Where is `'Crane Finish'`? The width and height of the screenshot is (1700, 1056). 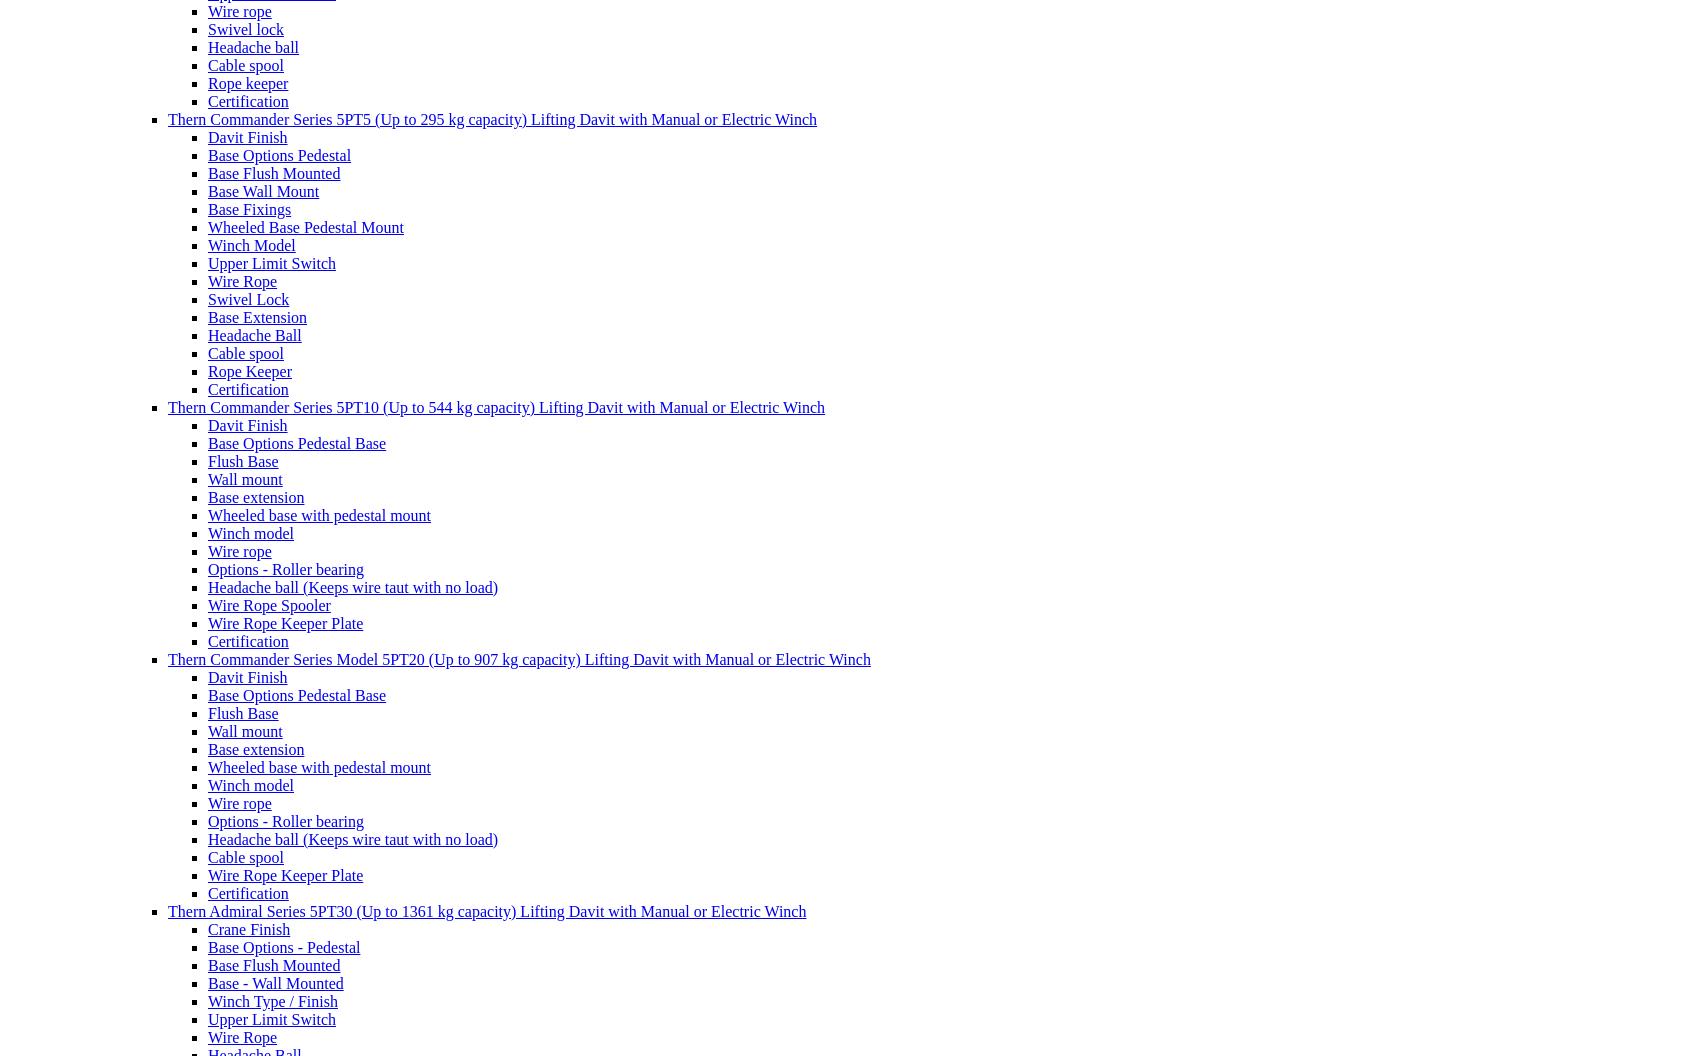 'Crane Finish' is located at coordinates (249, 928).